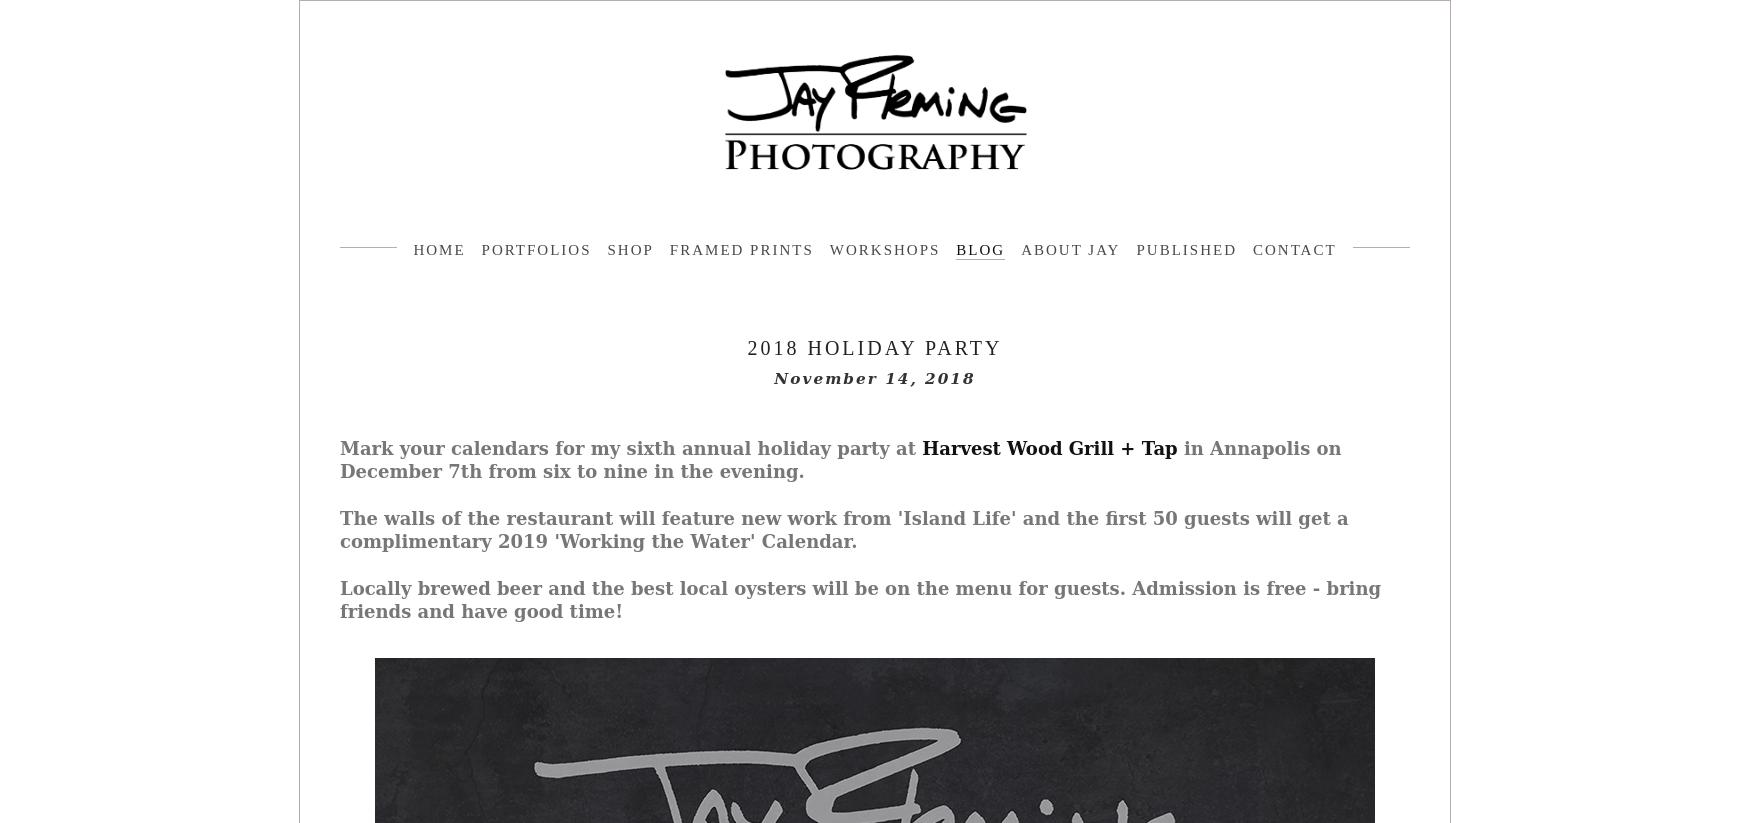 The width and height of the screenshot is (1750, 823). I want to click on 'Framed Prints', so click(740, 249).